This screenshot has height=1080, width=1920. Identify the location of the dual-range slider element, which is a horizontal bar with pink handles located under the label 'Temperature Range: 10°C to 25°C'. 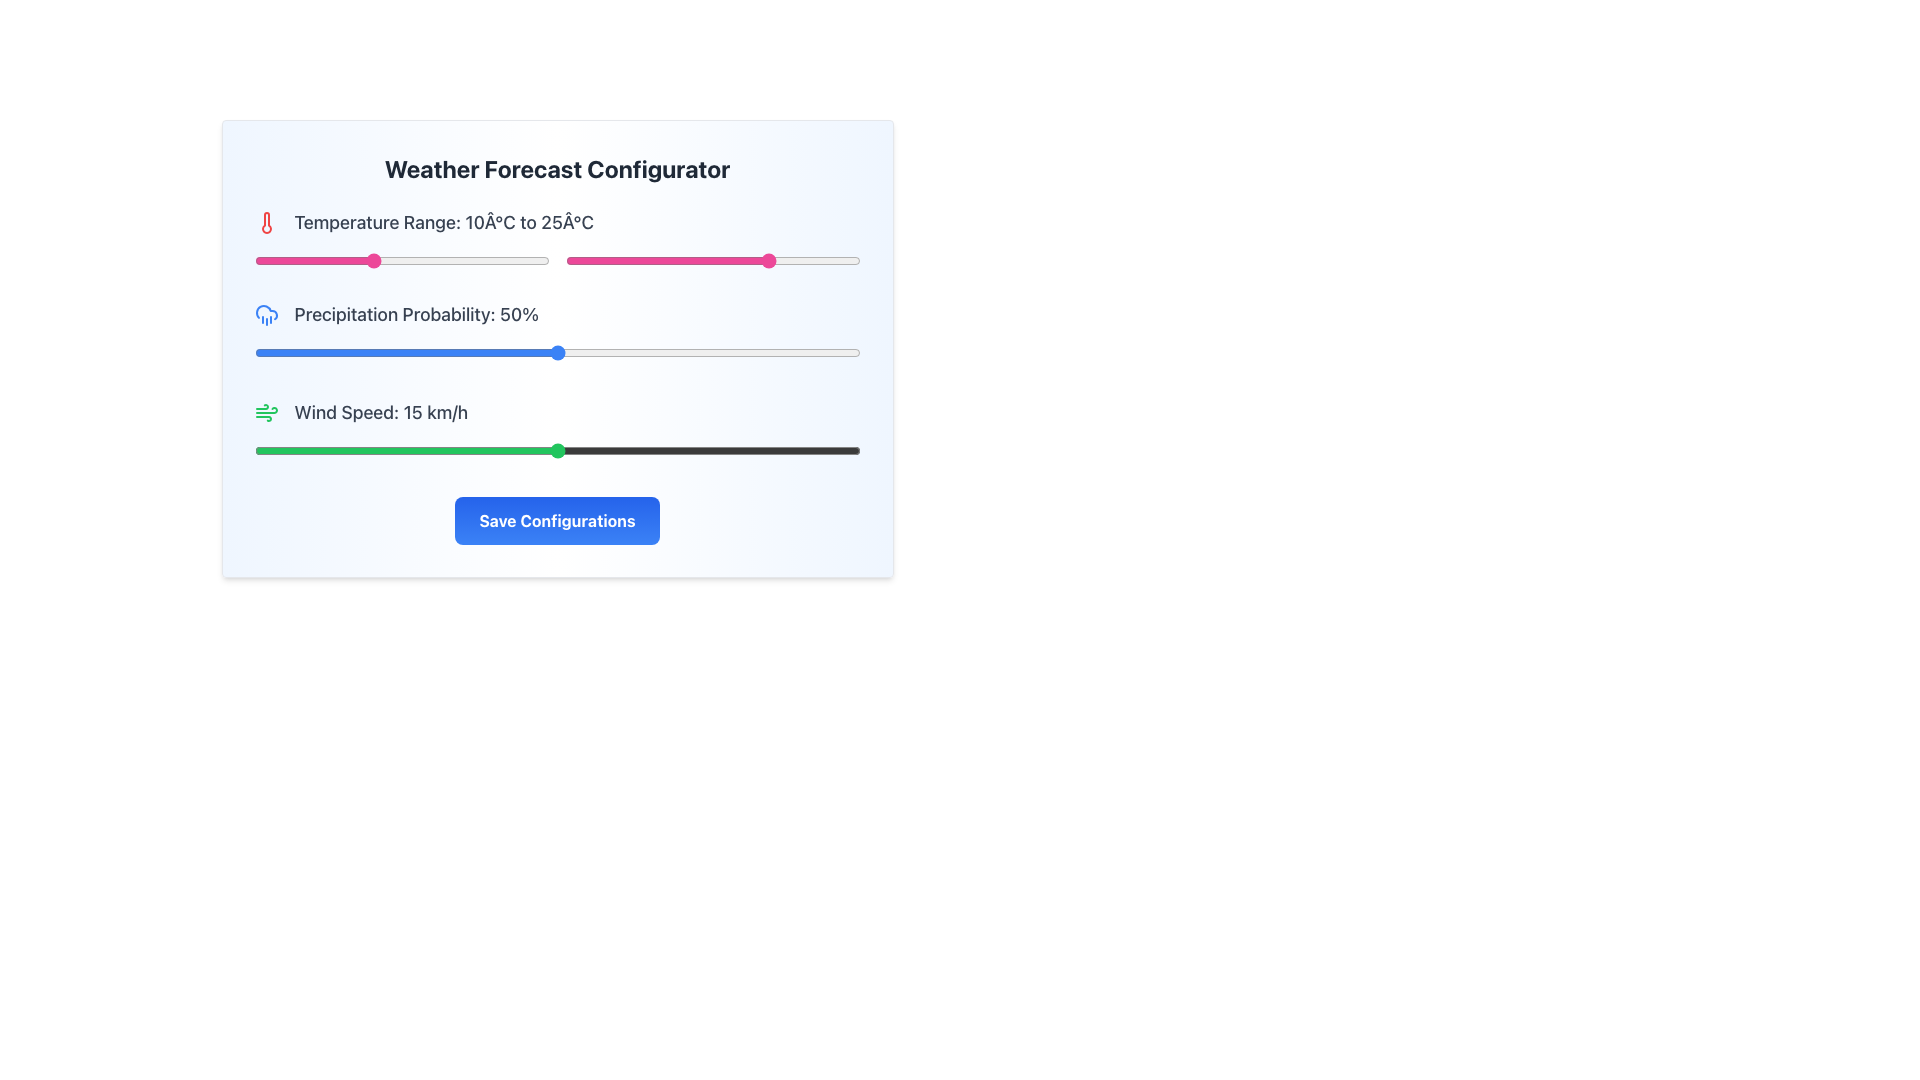
(557, 260).